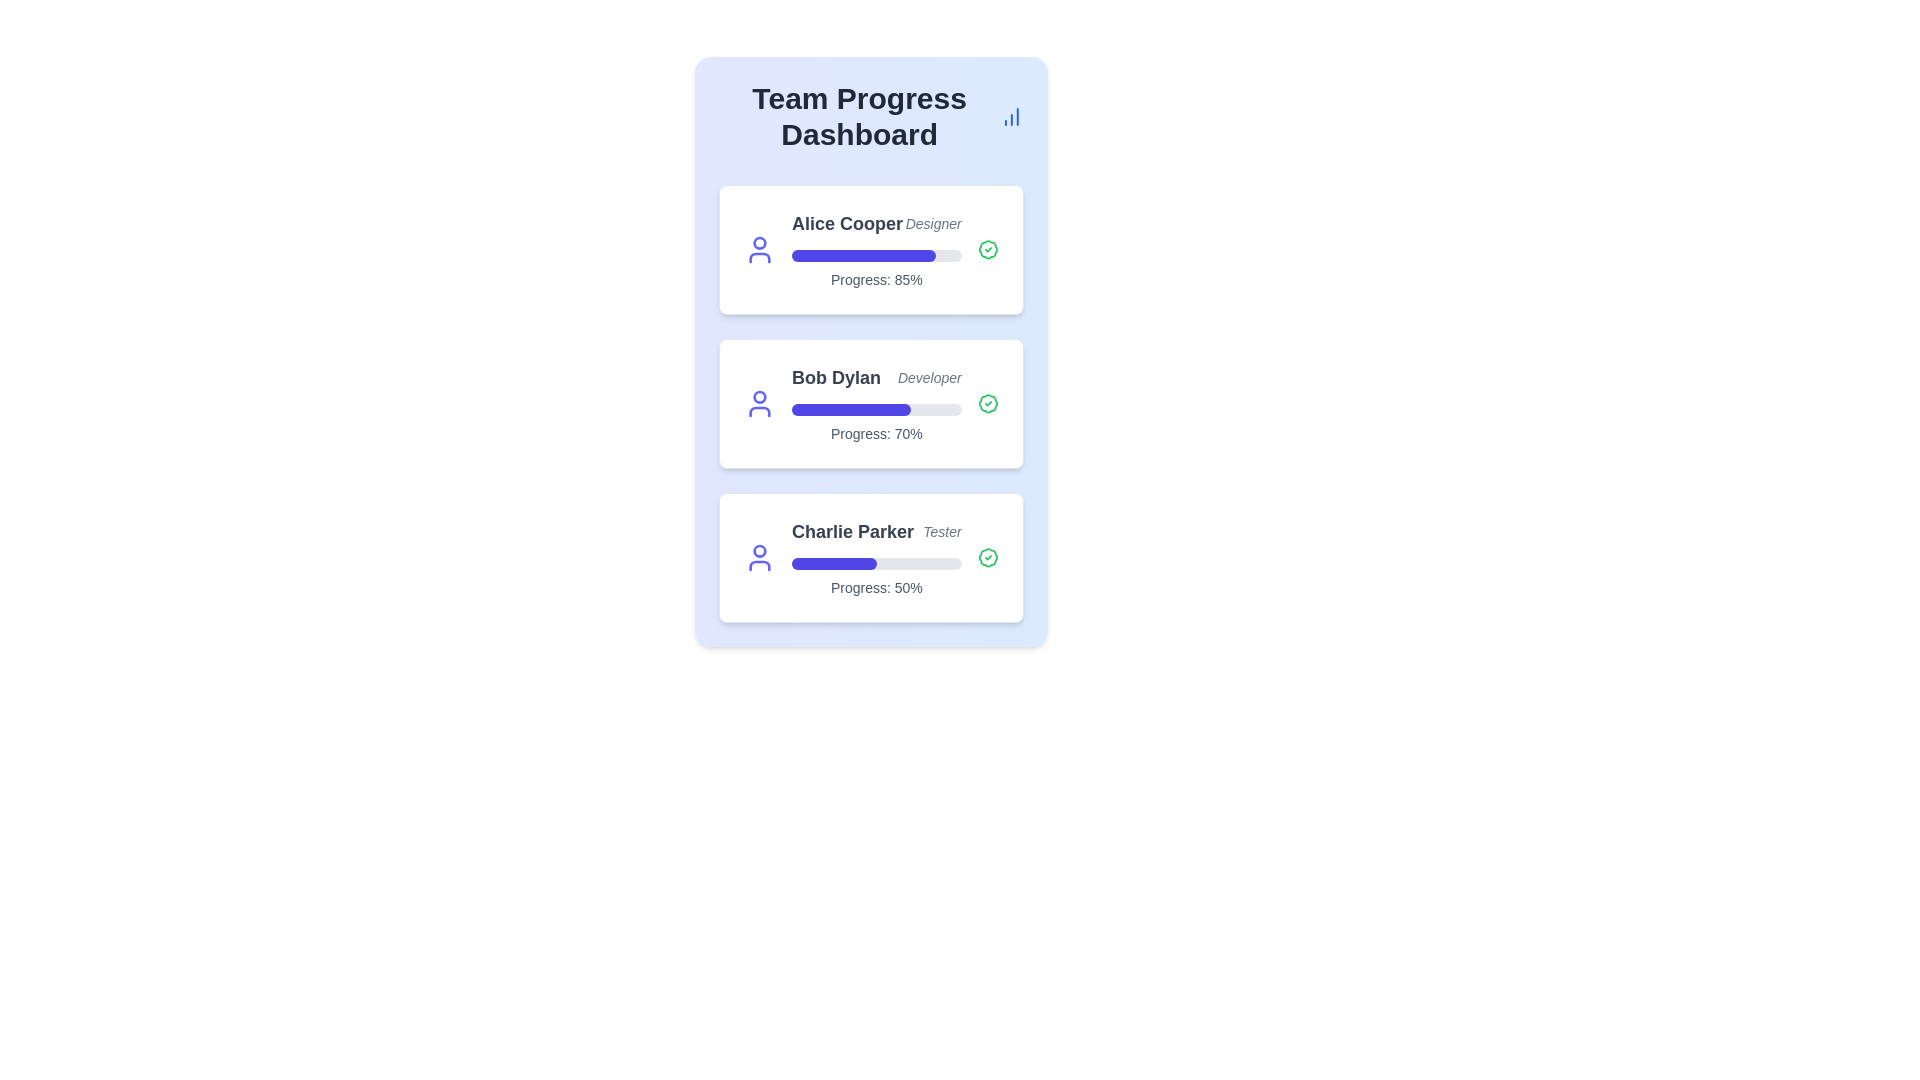 The image size is (1920, 1080). What do you see at coordinates (988, 249) in the screenshot?
I see `the green badge icon with a star-like outline and a checkmark in the center, which is located on the right side of the card for 'Alice Cooper', aligning with the text 'Designer' and the progress bar below` at bounding box center [988, 249].